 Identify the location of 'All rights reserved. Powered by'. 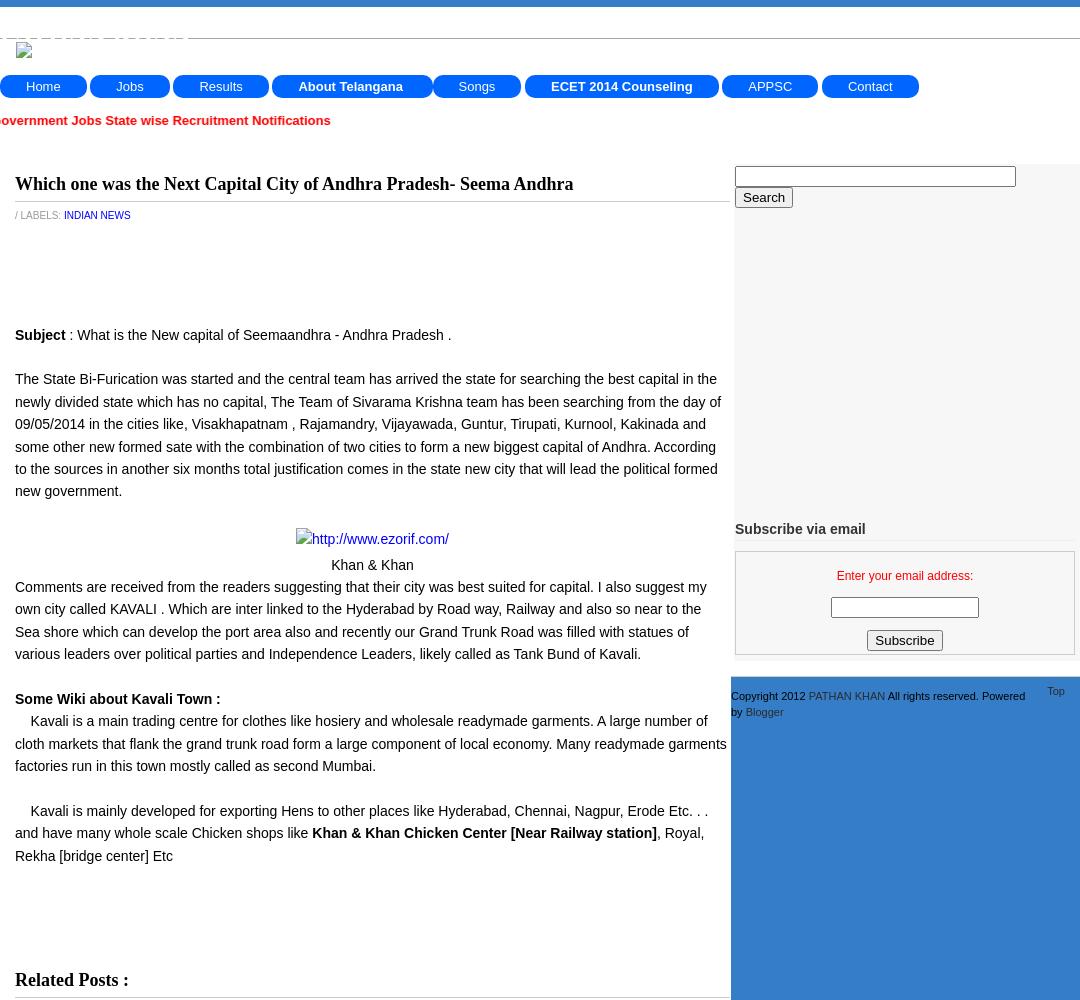
(731, 703).